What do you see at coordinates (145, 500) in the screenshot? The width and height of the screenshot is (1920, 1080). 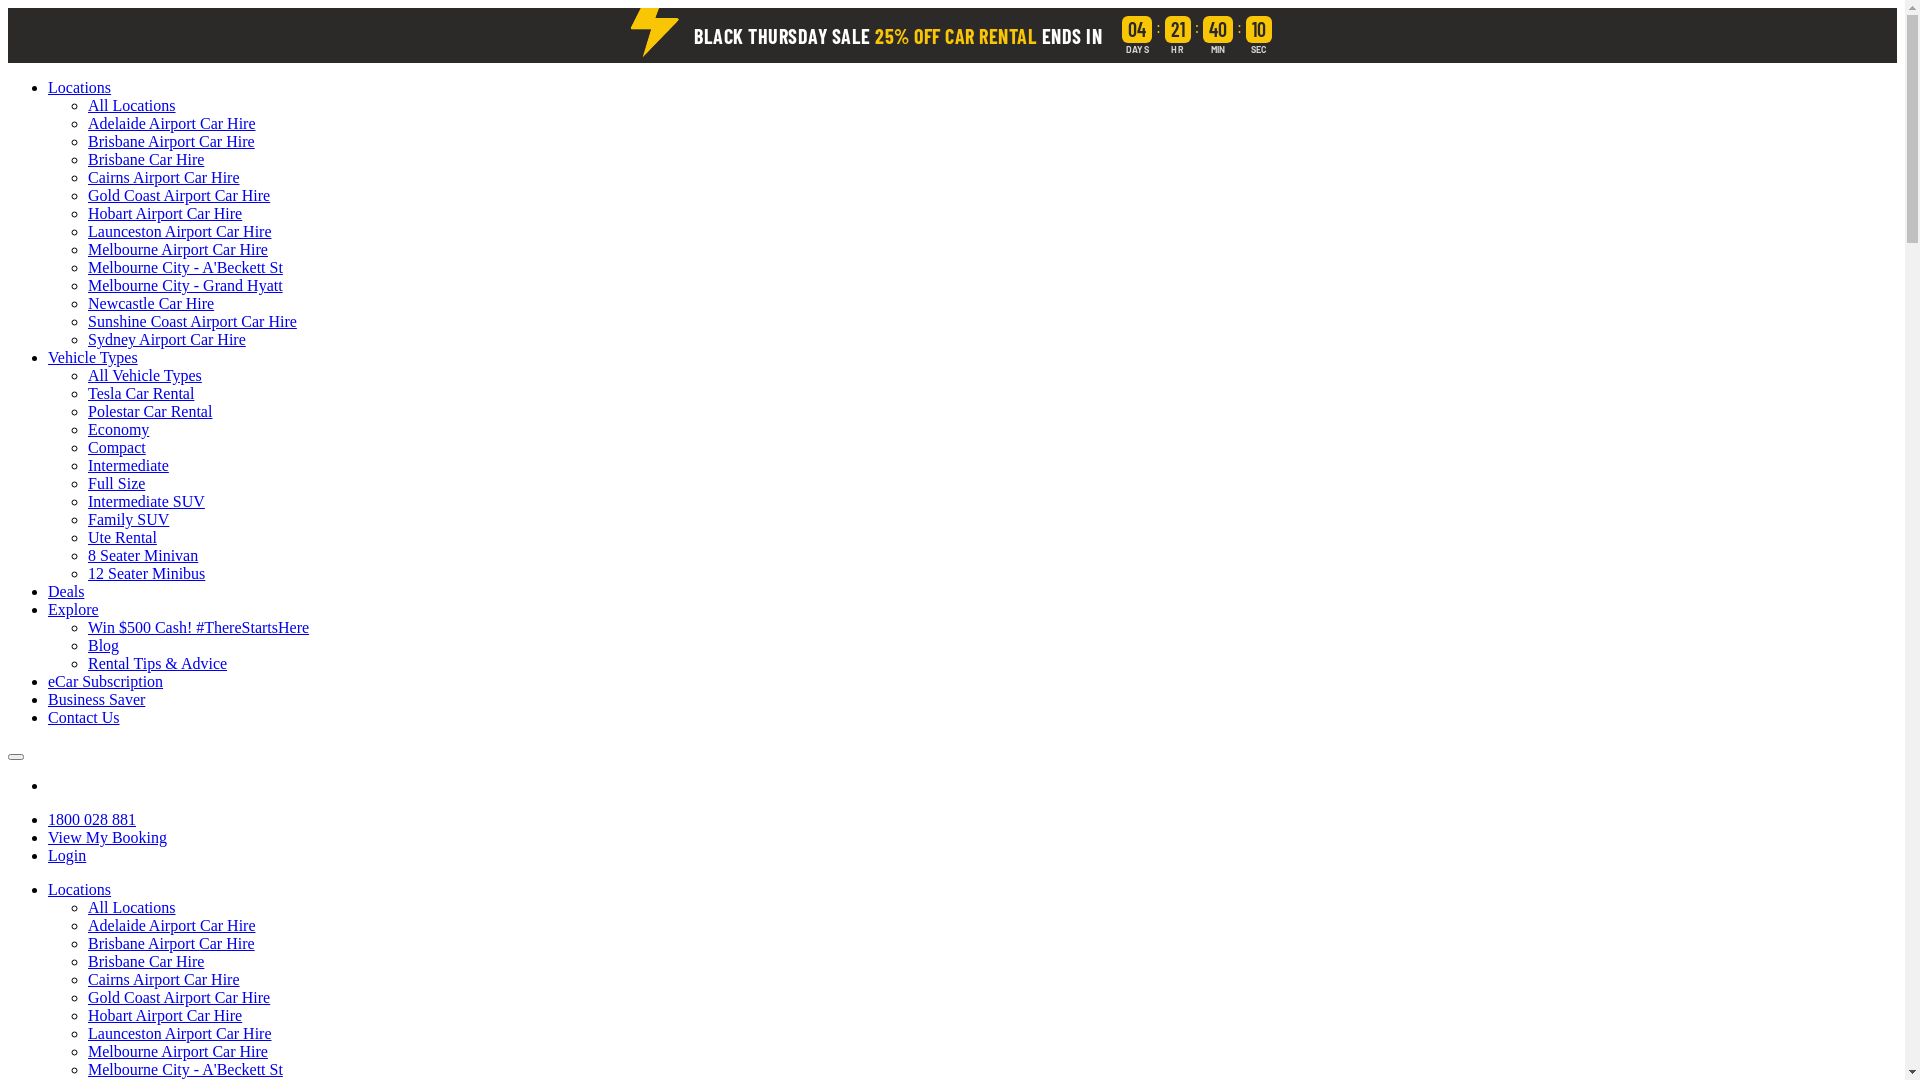 I see `'Intermediate SUV'` at bounding box center [145, 500].